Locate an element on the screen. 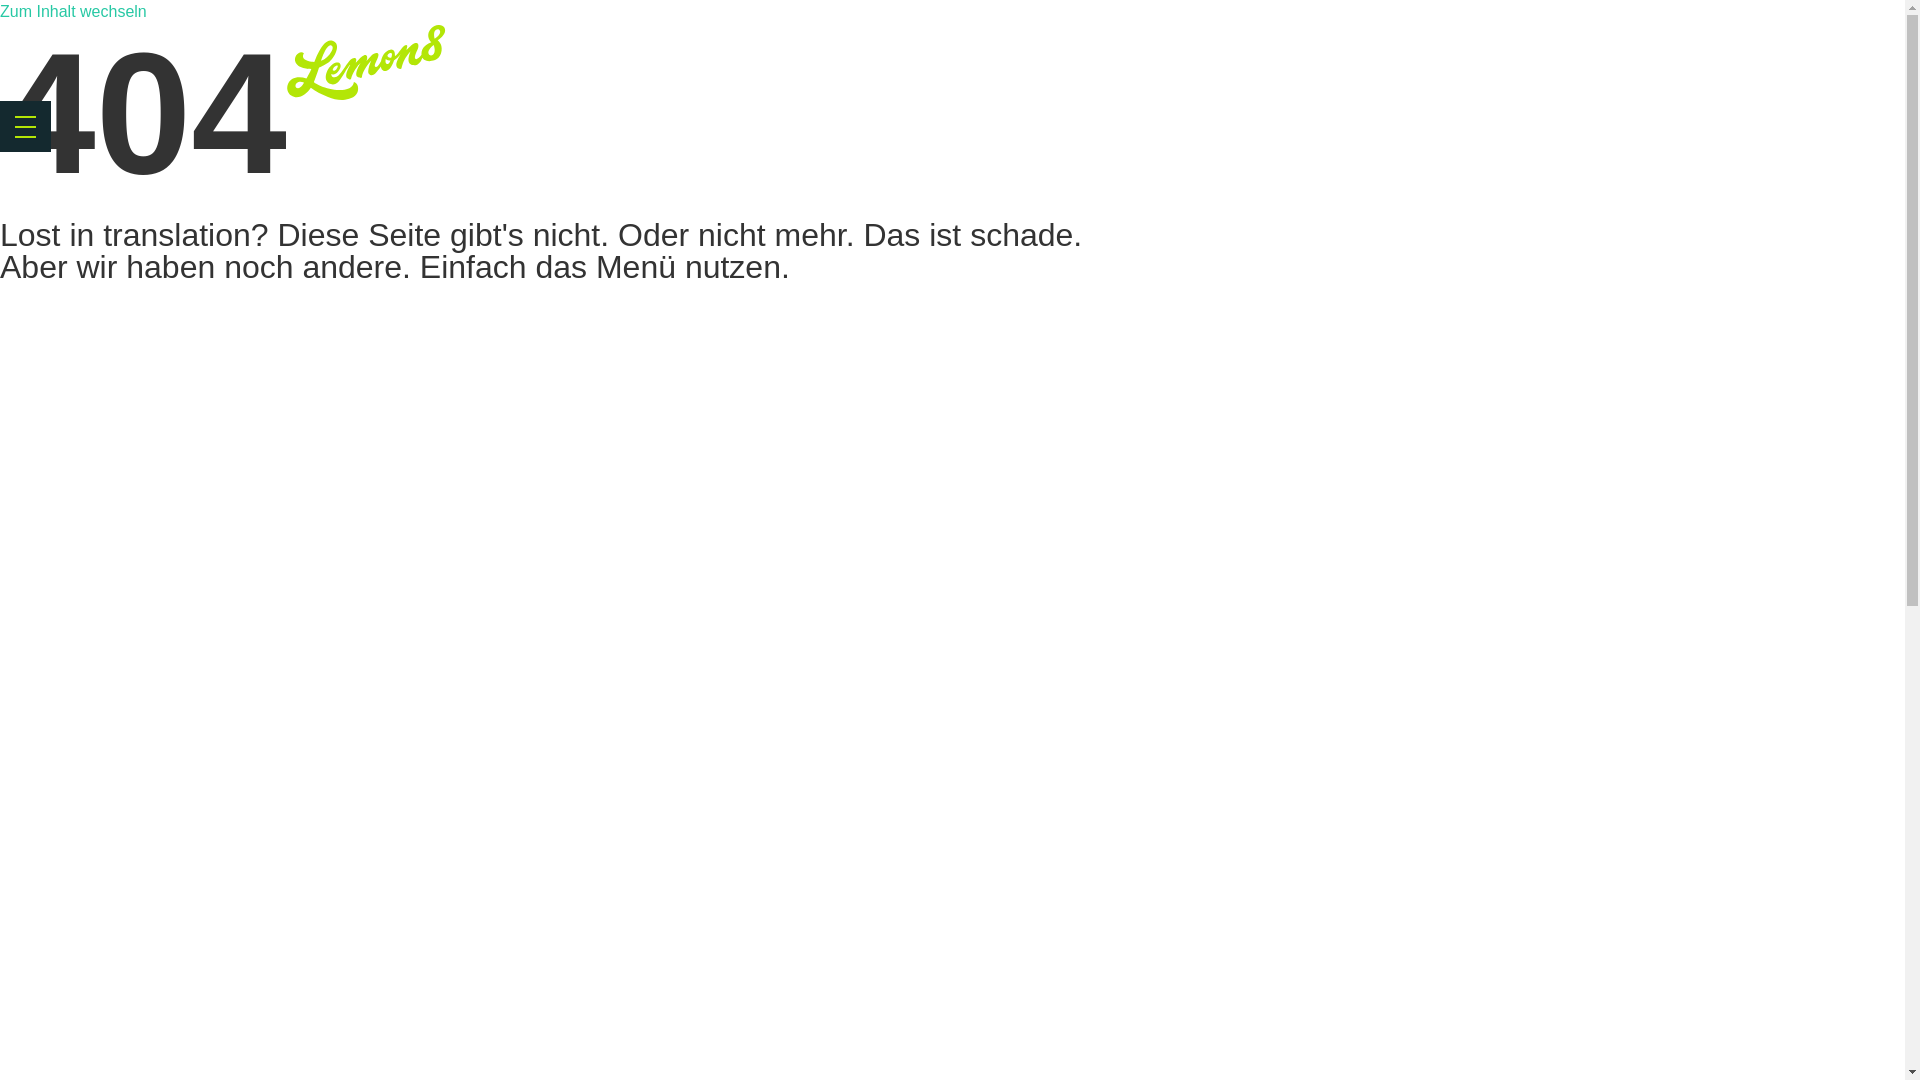 The height and width of the screenshot is (1080, 1920). 'Zum Inhalt wechseln' is located at coordinates (73, 11).